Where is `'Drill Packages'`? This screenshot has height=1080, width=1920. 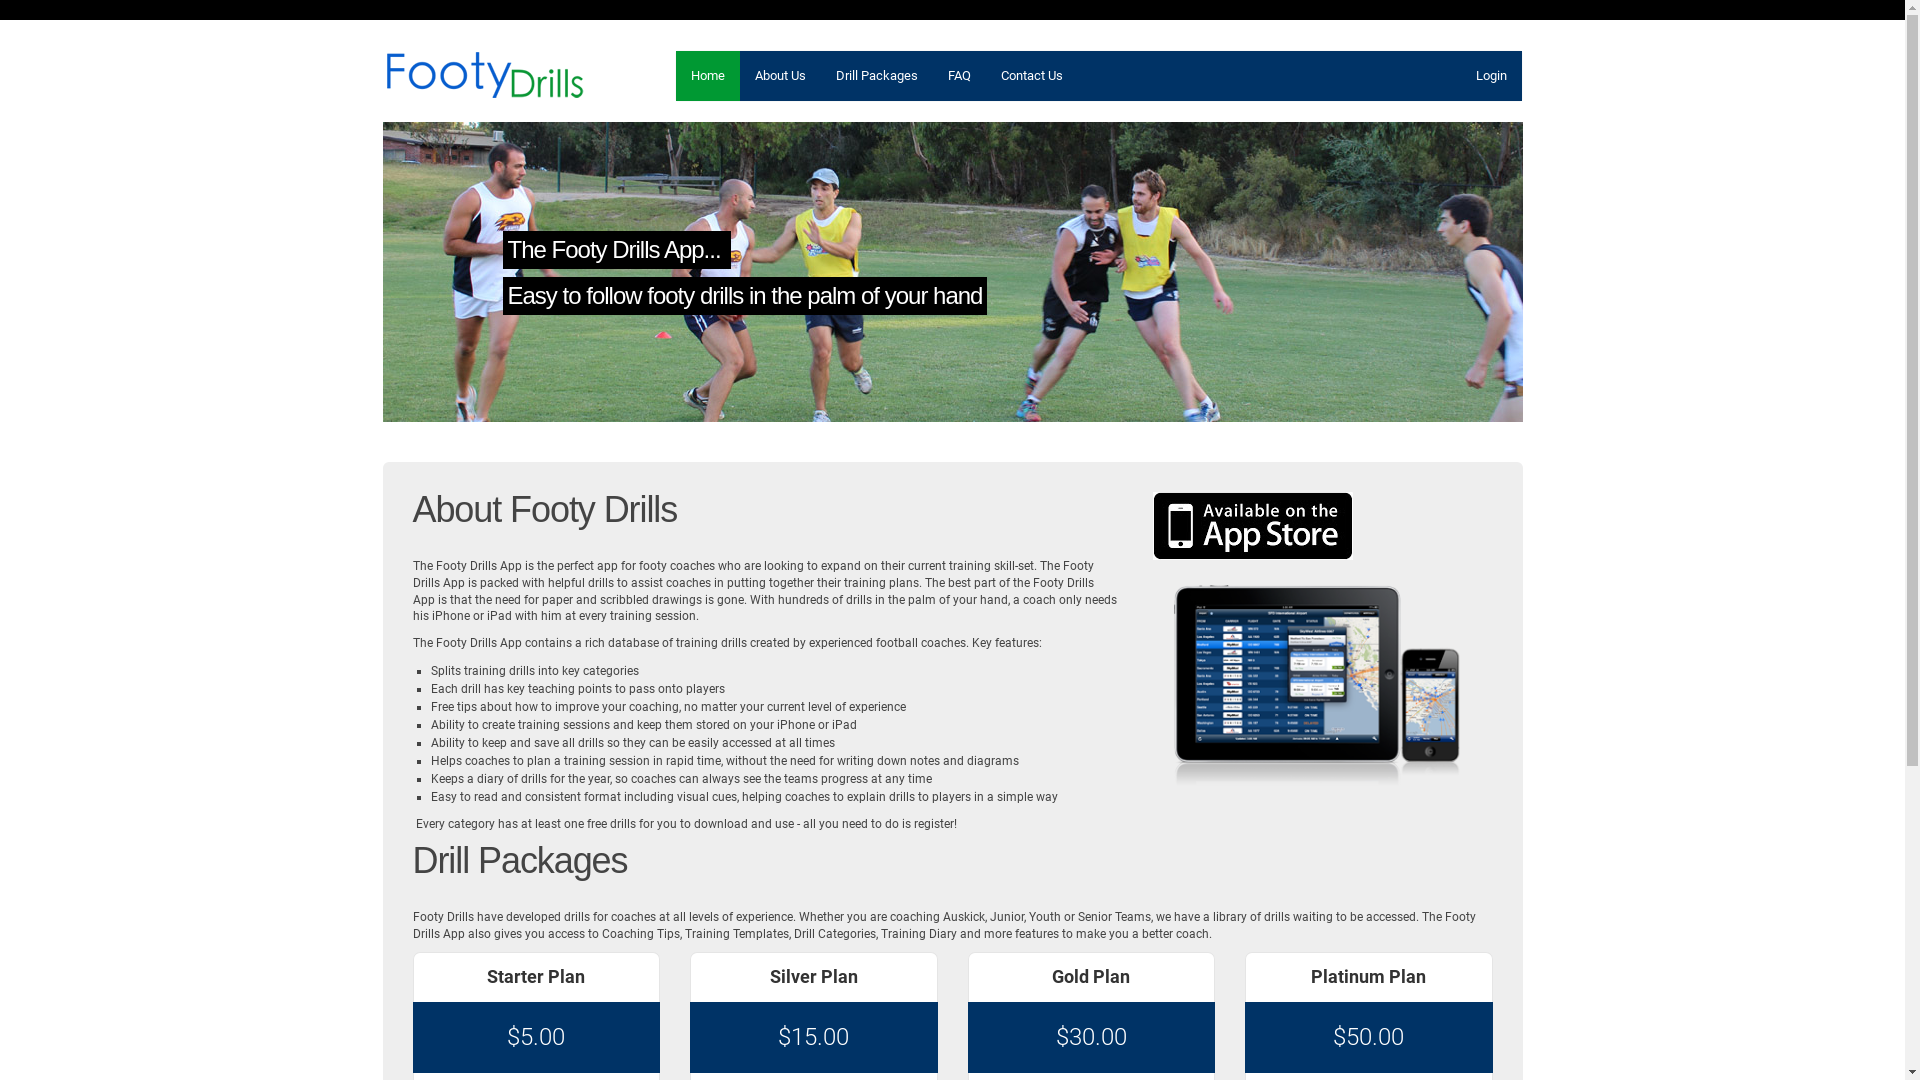
'Drill Packages' is located at coordinates (820, 75).